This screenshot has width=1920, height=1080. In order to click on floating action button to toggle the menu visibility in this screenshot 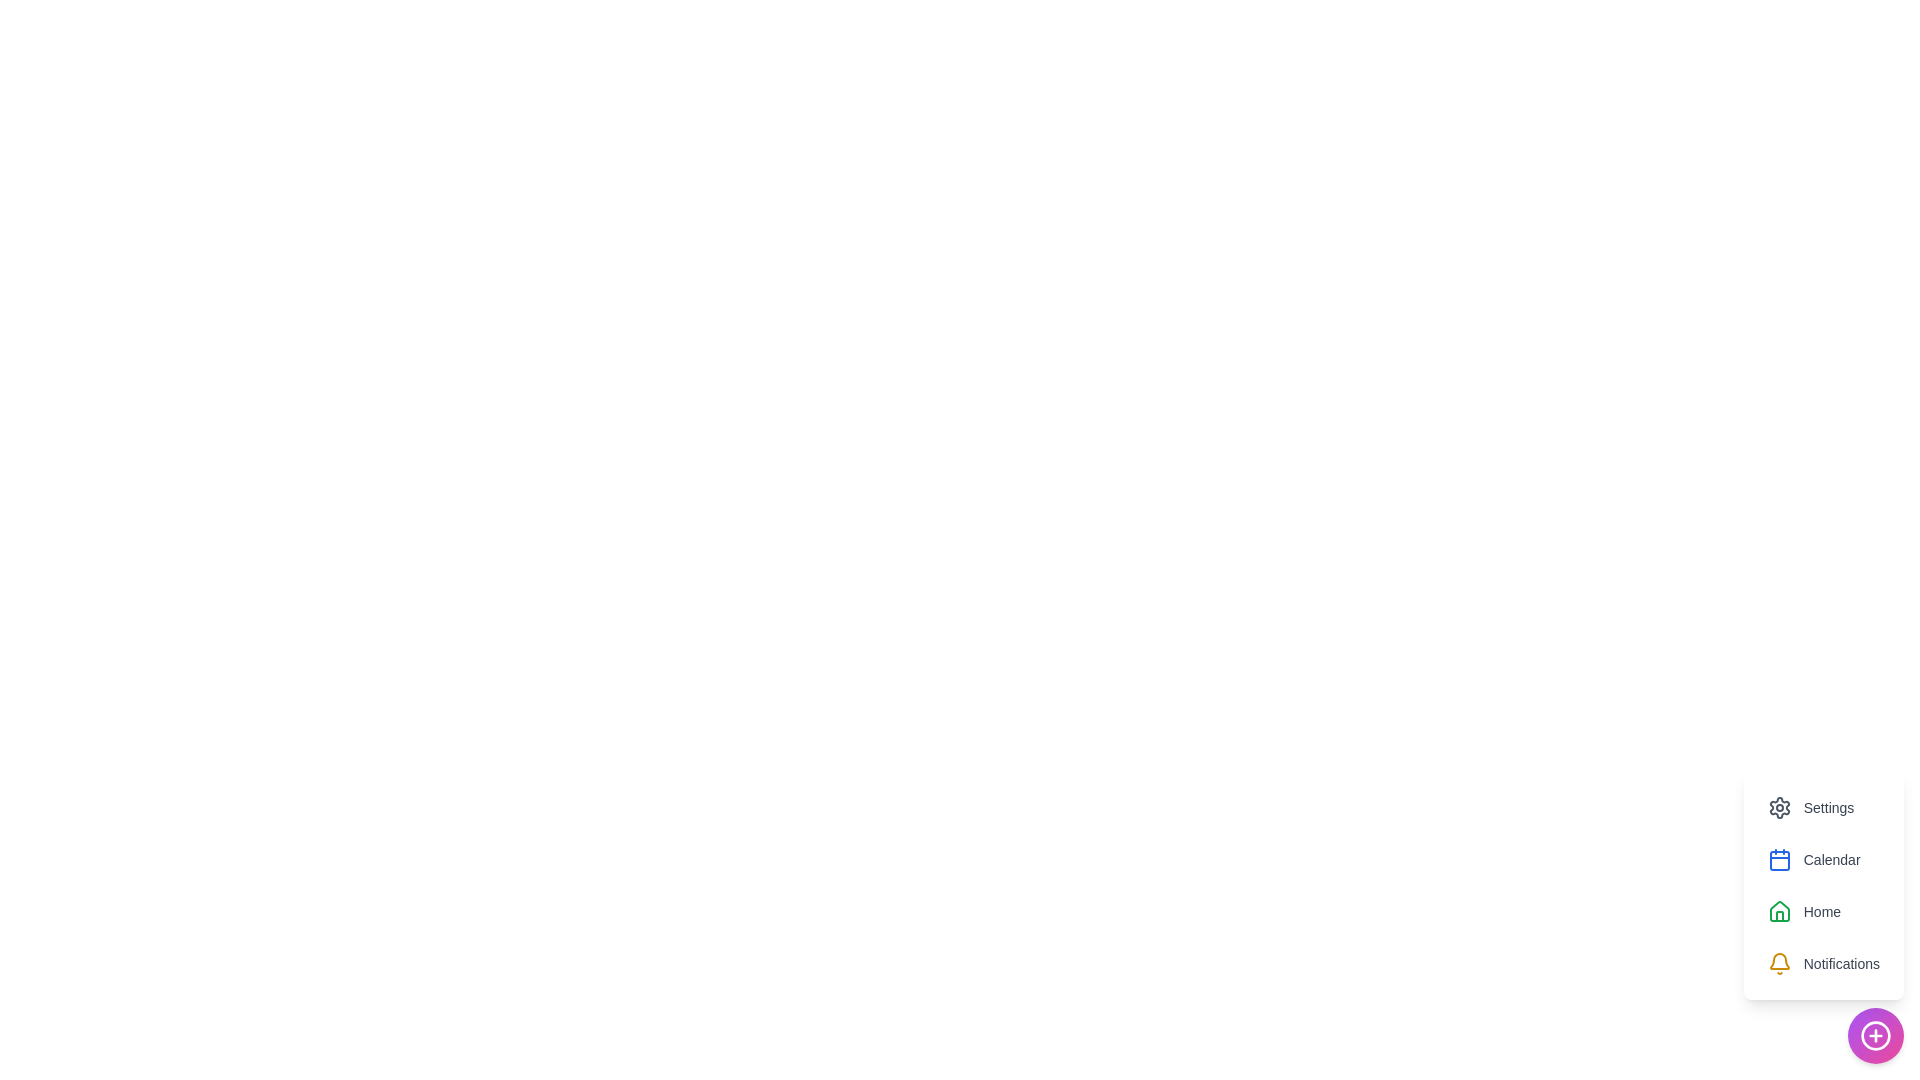, I will do `click(1875, 1035)`.